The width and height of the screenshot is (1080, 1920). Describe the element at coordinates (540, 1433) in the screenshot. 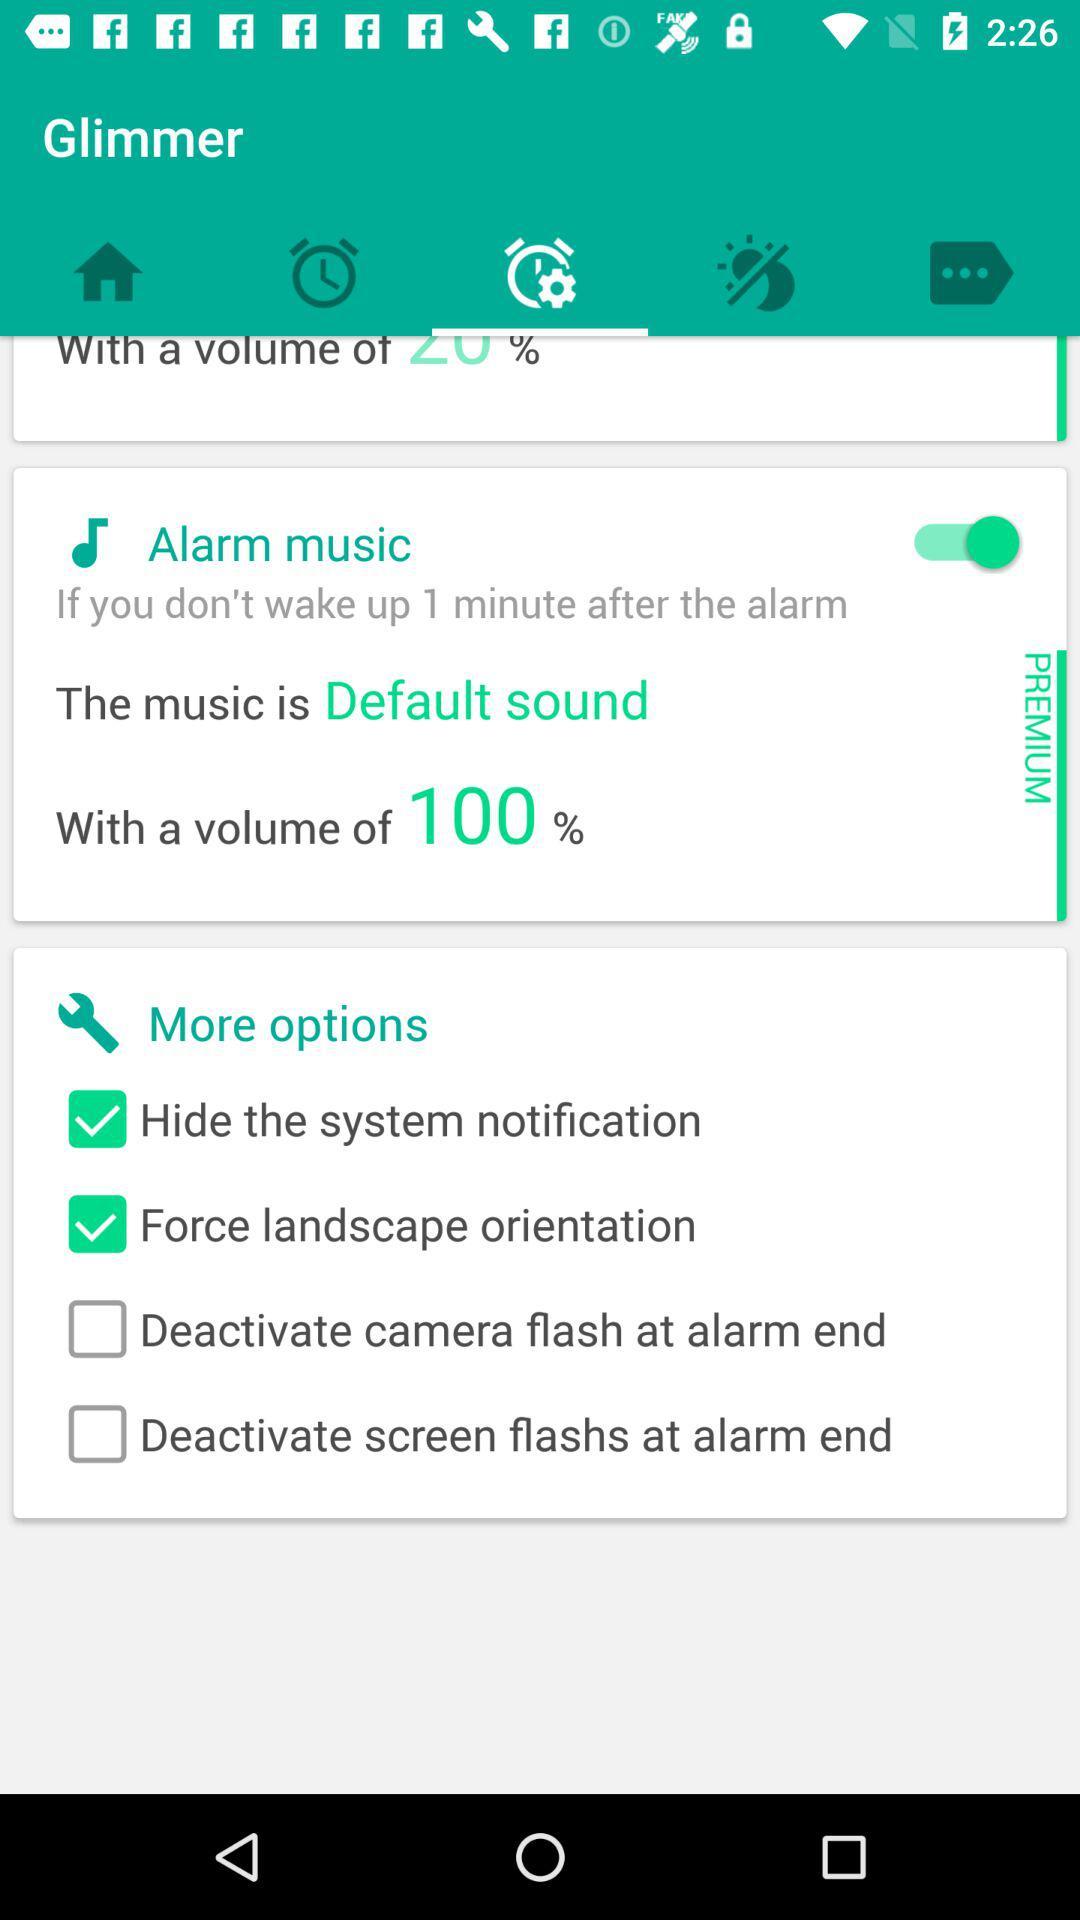

I see `deactivate screen flashs item` at that location.